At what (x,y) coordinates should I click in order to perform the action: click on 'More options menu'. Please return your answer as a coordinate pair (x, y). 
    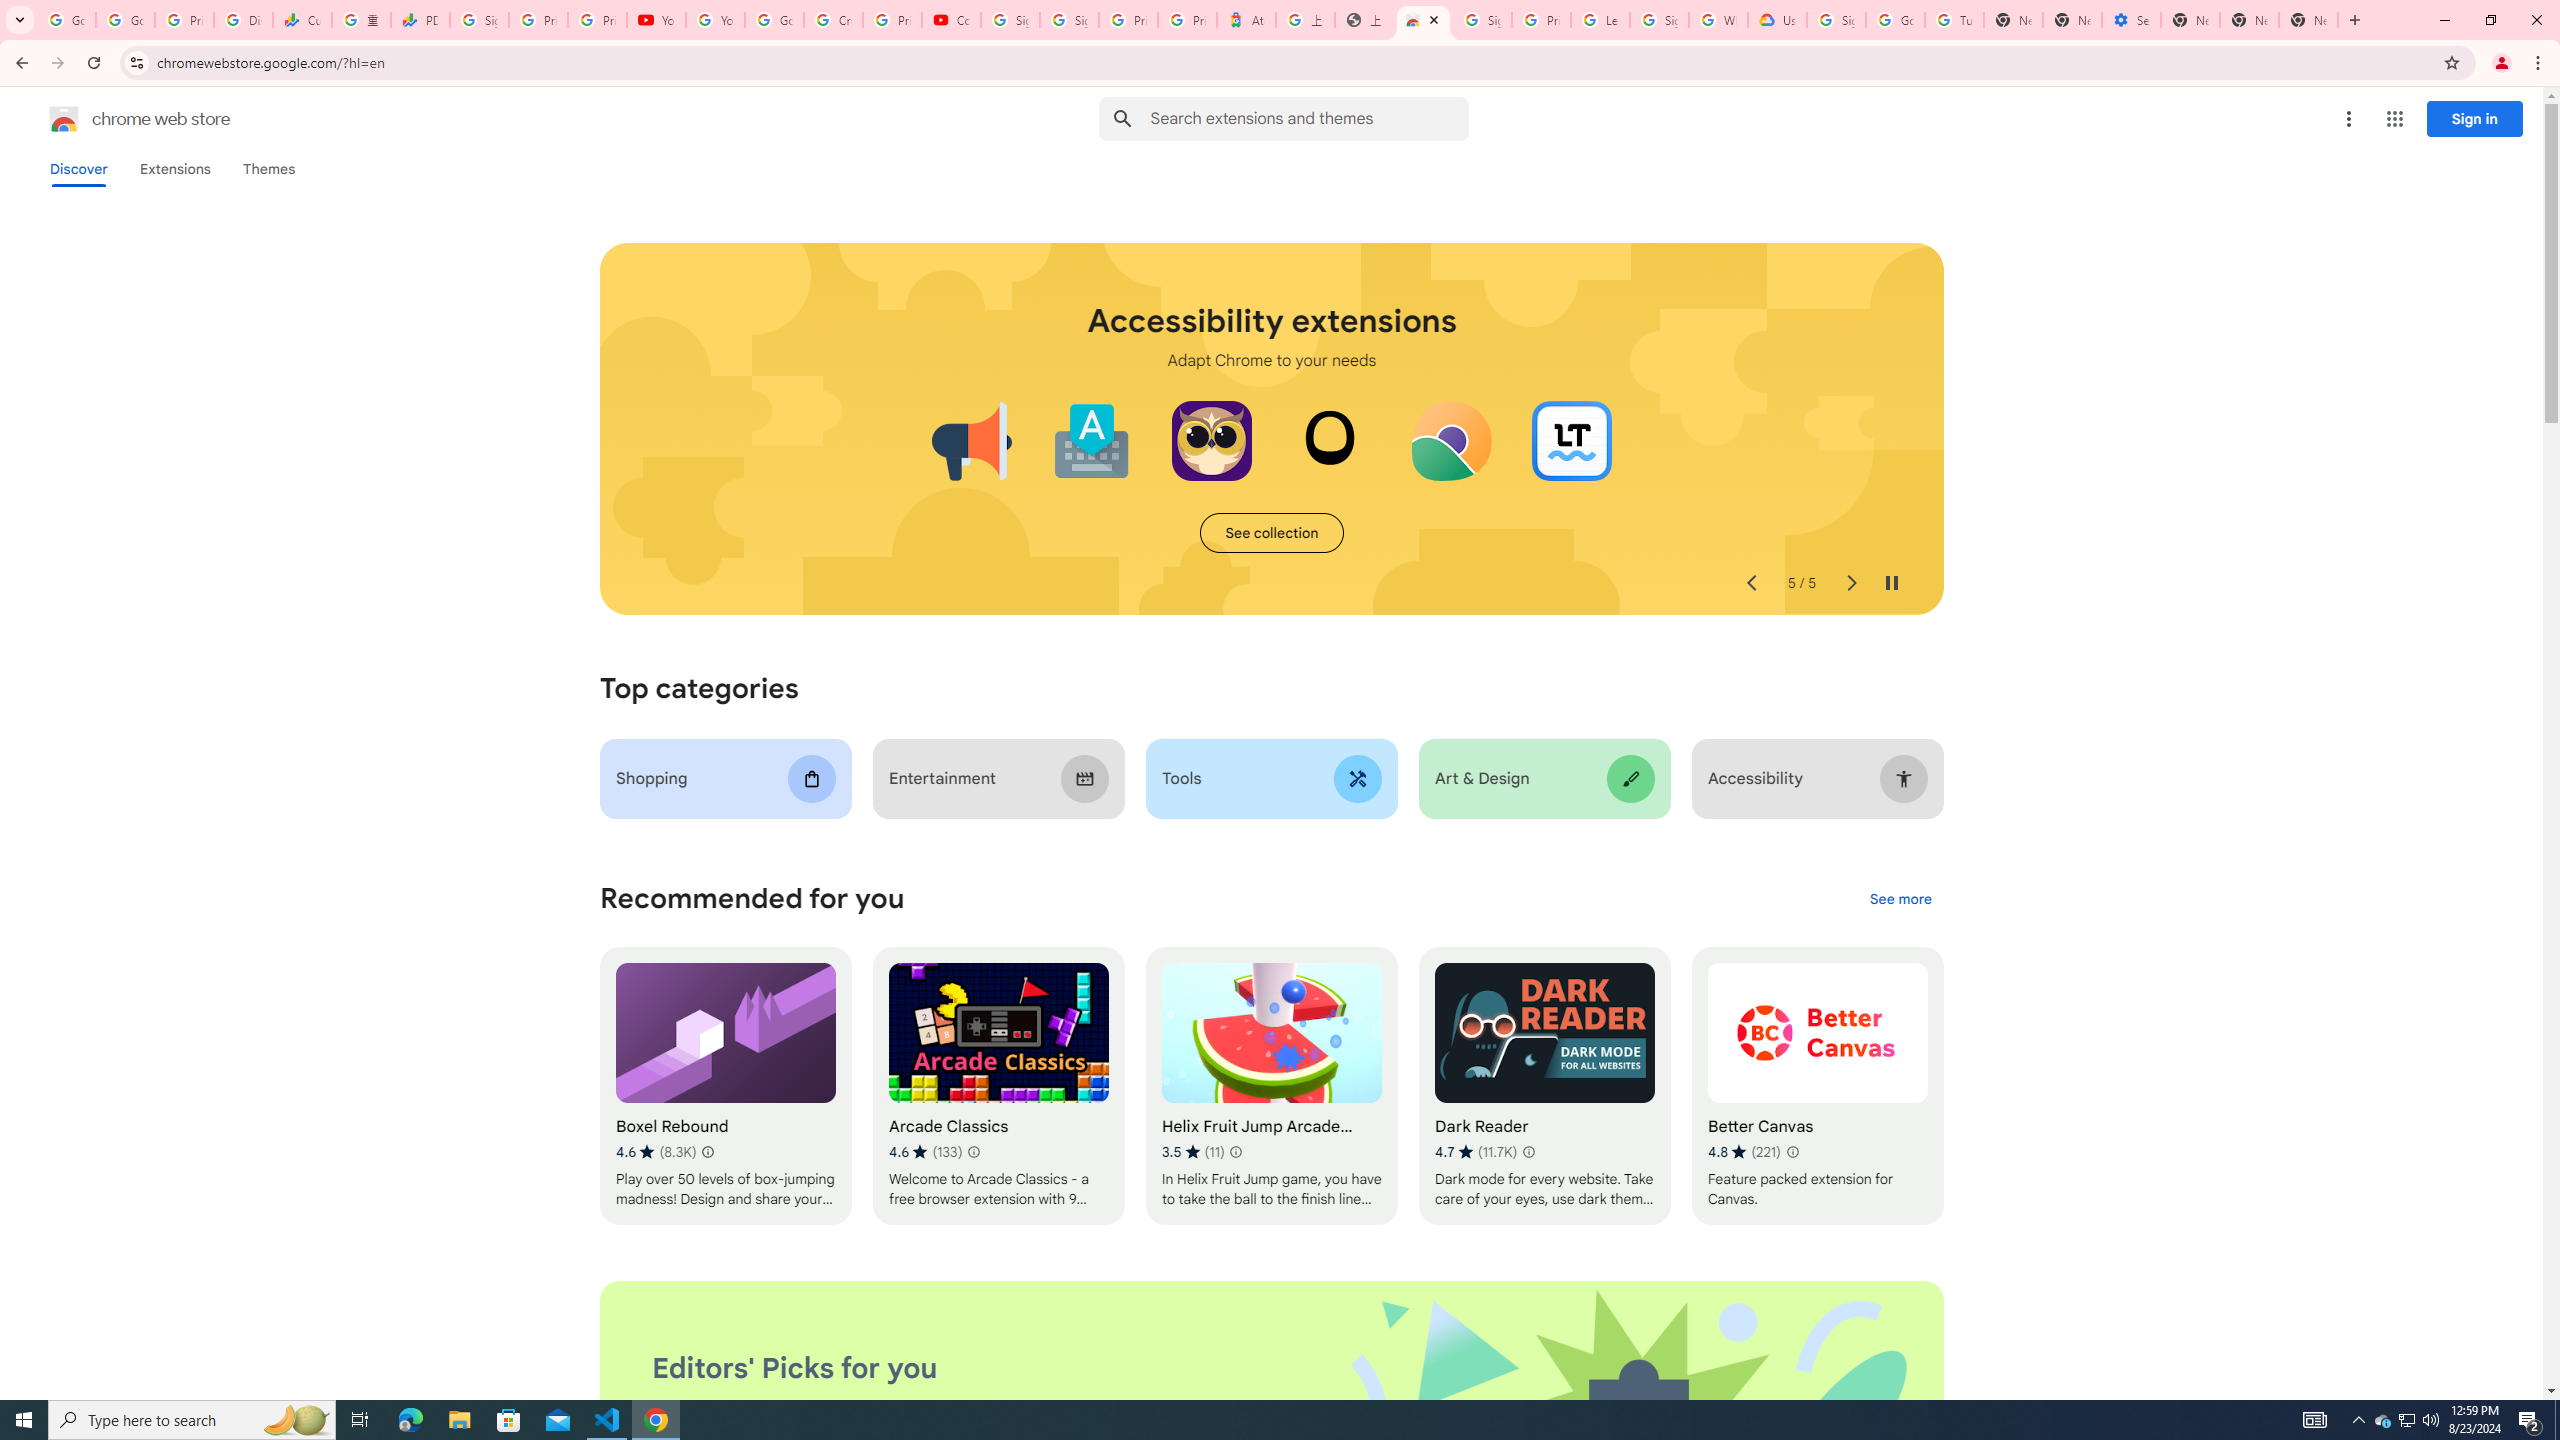
    Looking at the image, I should click on (2348, 118).